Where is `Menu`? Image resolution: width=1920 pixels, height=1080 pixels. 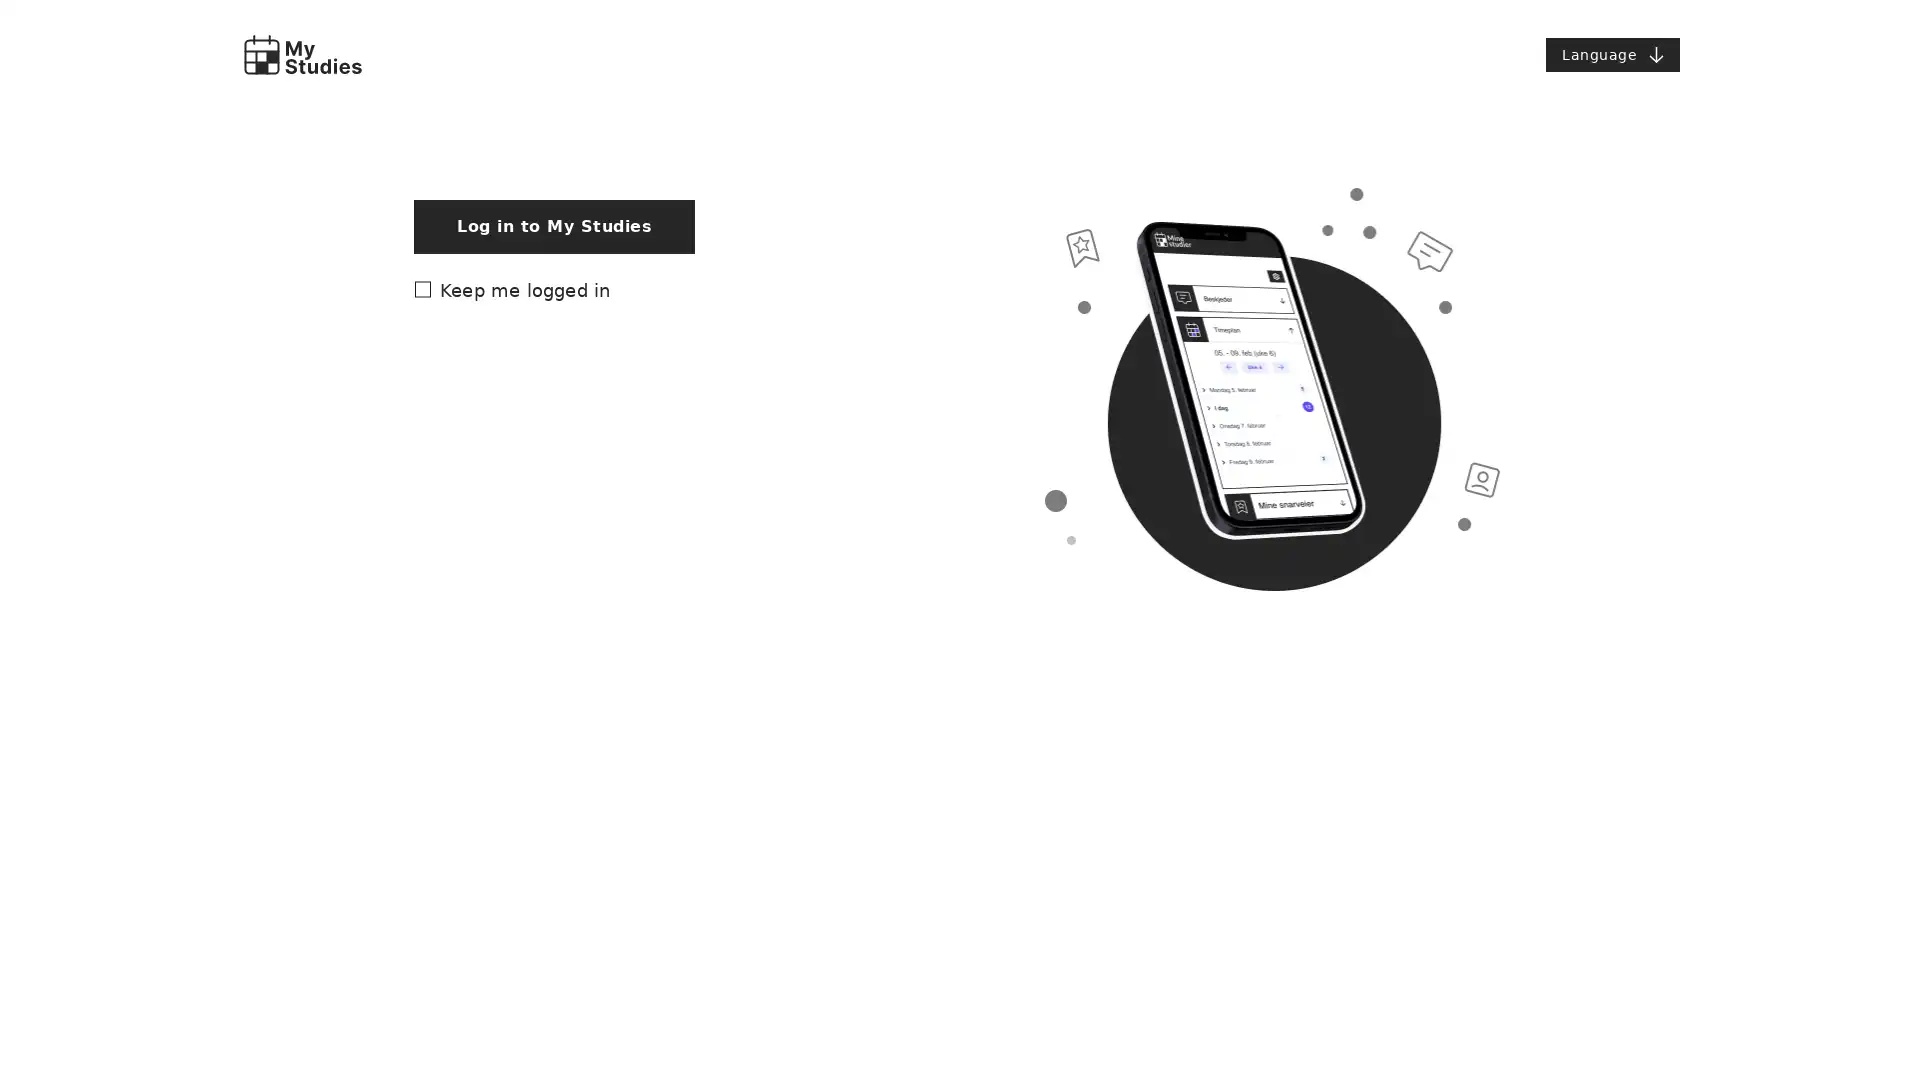 Menu is located at coordinates (1612, 53).